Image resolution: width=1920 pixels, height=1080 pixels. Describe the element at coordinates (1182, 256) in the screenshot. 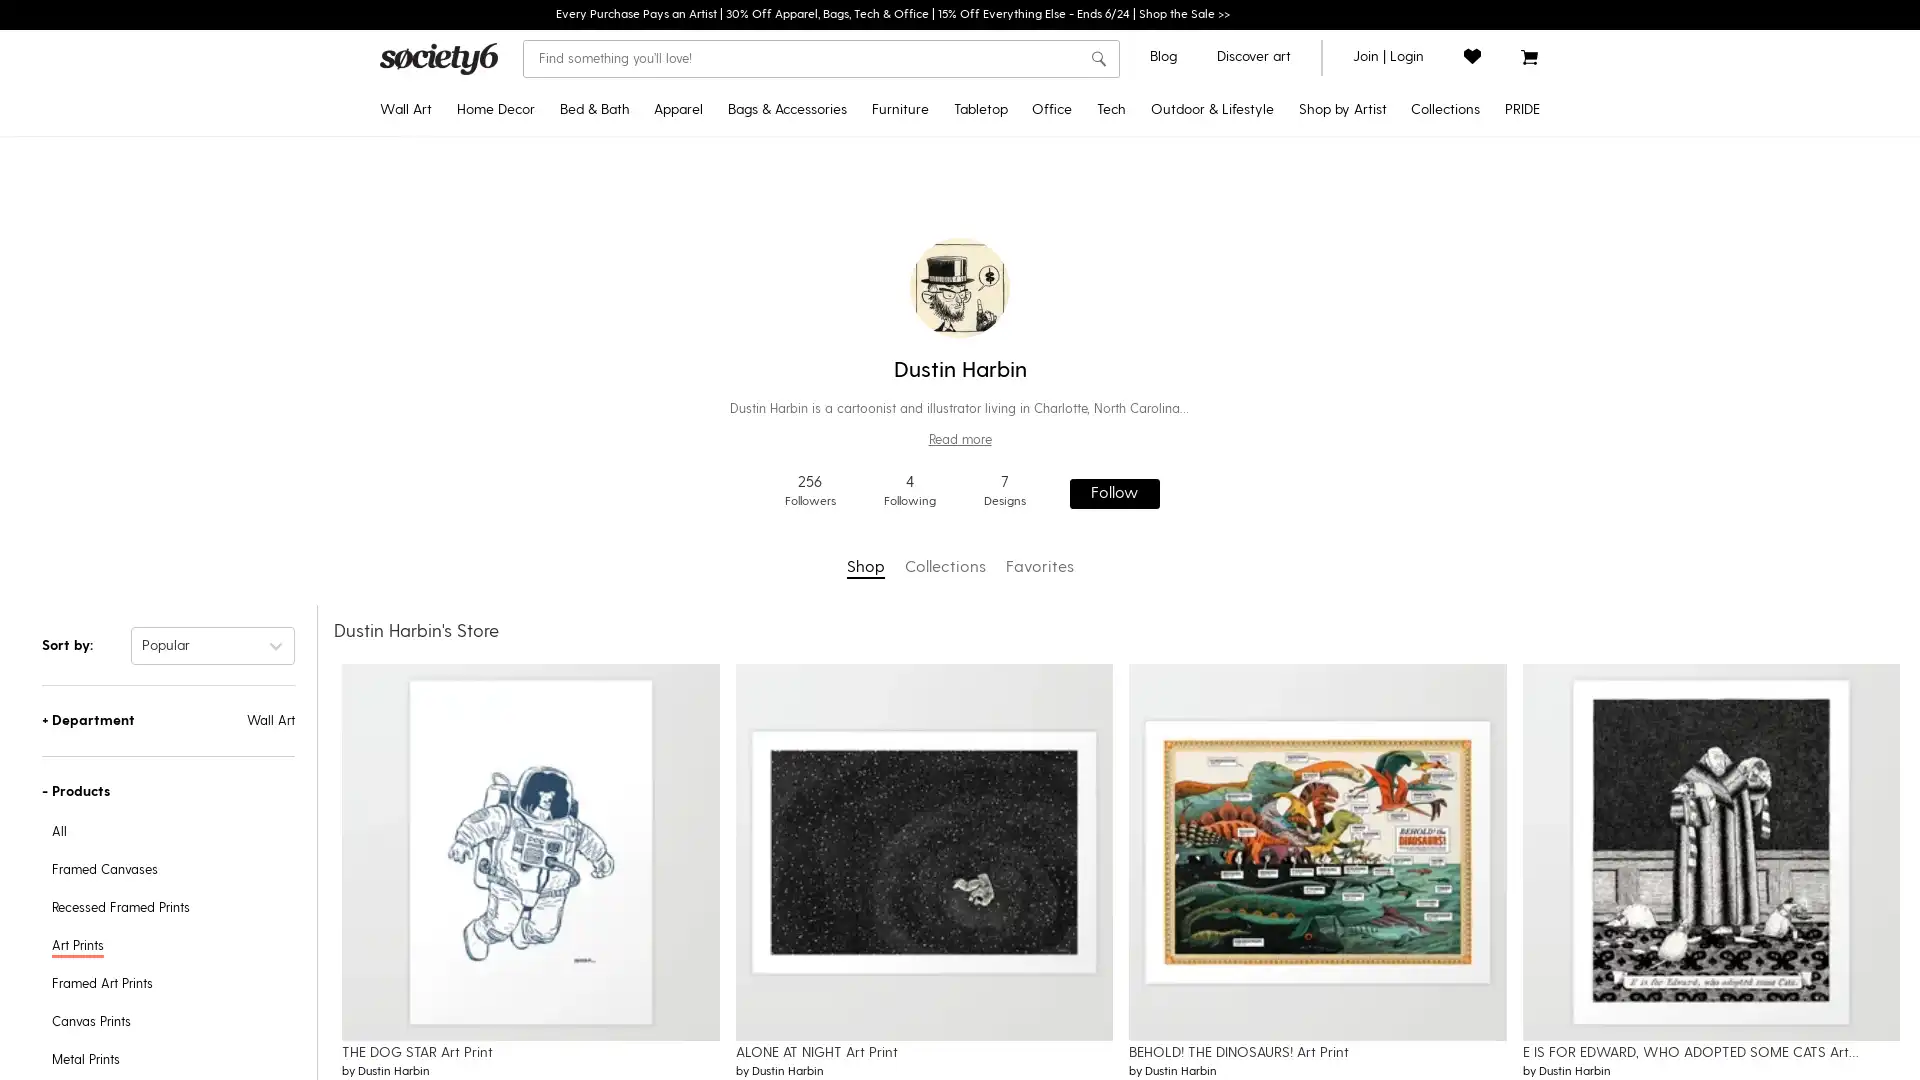

I see `Android Wallet Cases` at that location.